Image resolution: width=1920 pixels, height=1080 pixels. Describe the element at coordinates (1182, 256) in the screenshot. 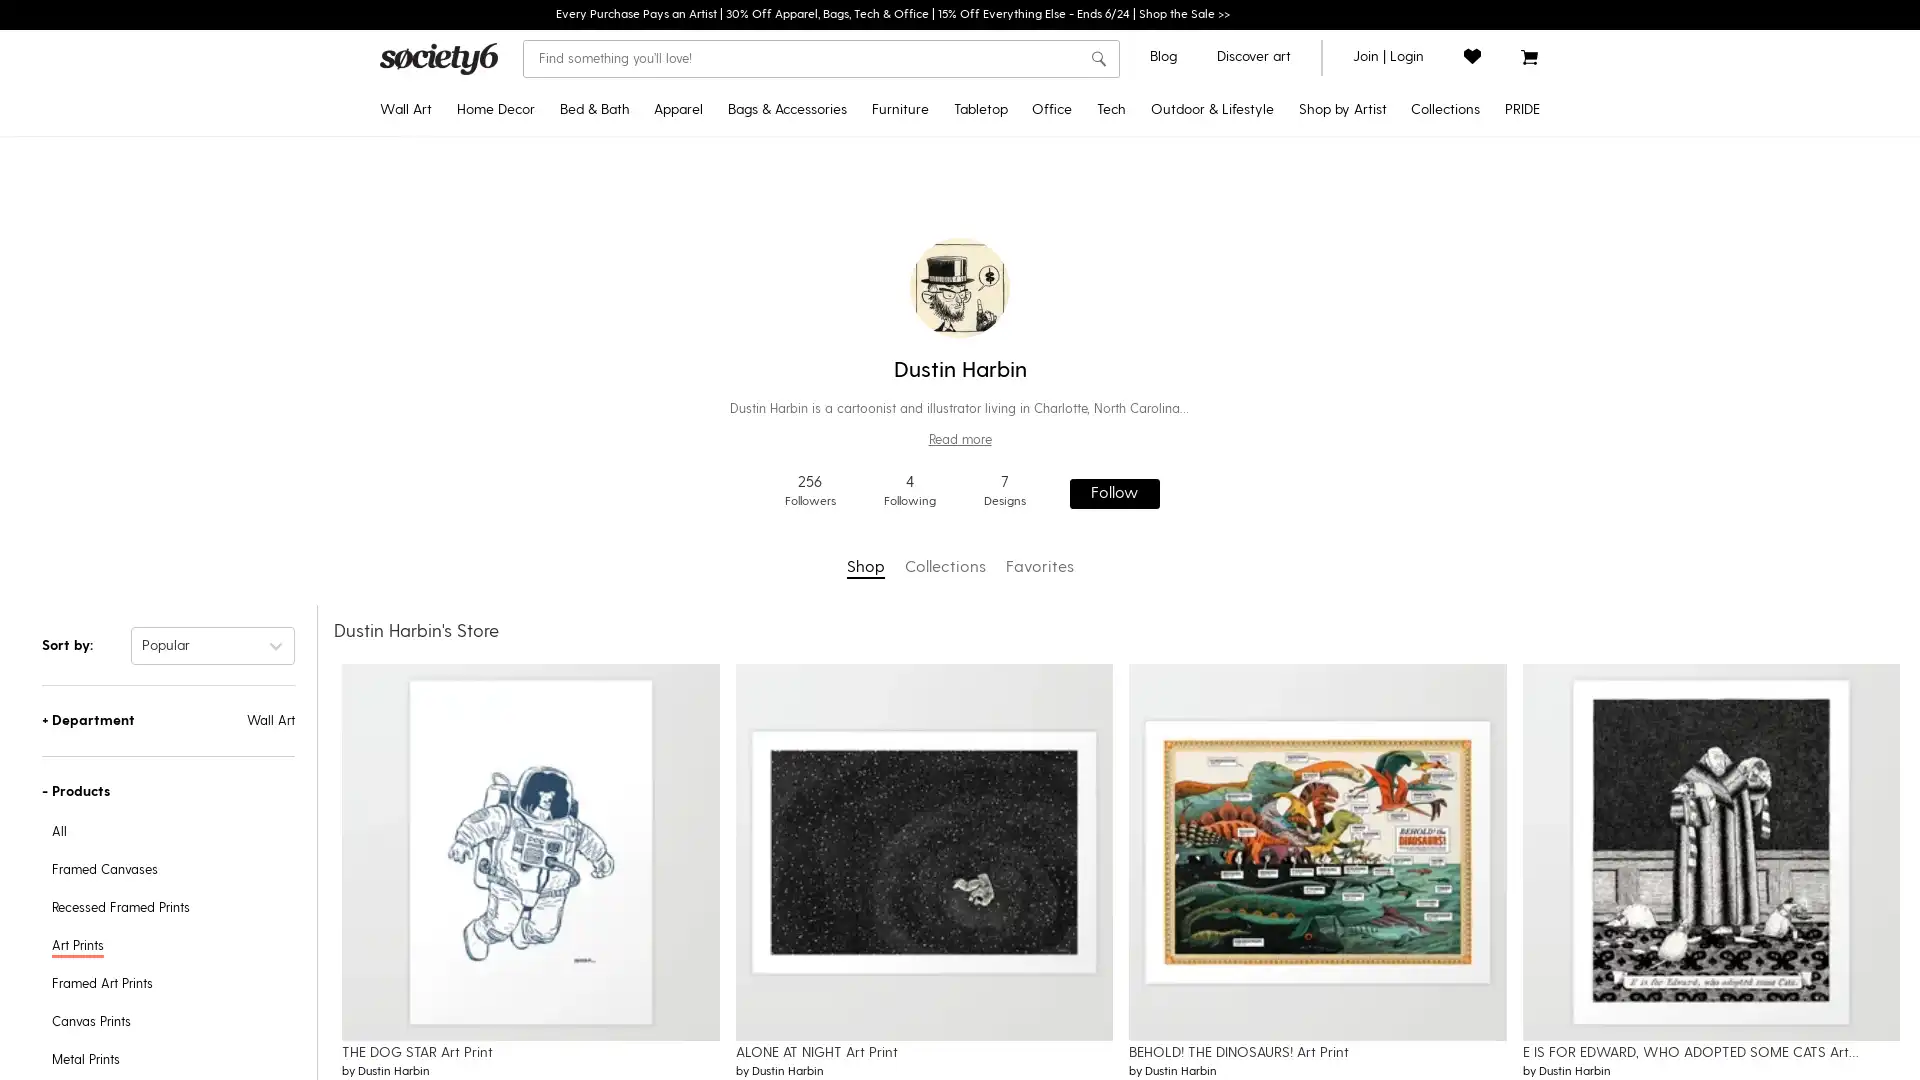

I see `Android Wallet Cases` at that location.